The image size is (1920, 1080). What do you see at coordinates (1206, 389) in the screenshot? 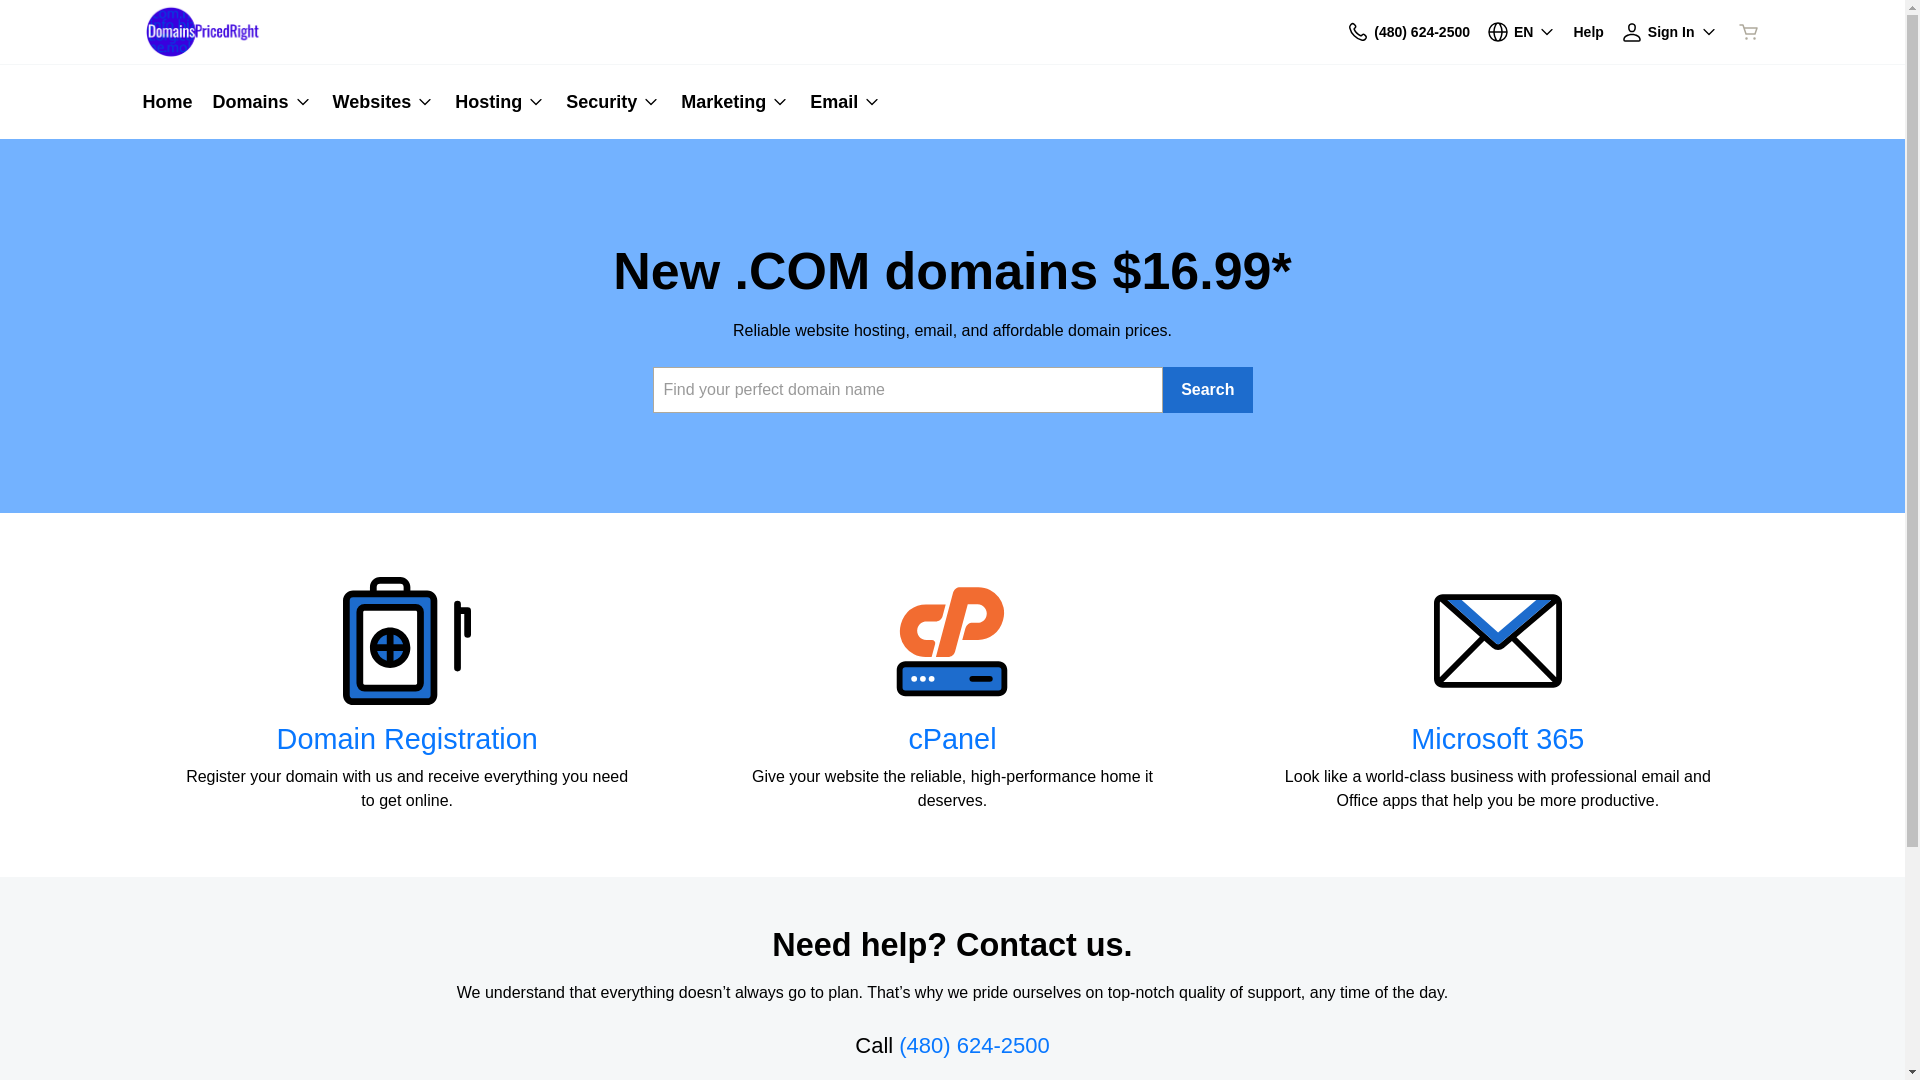
I see `'Search'` at bounding box center [1206, 389].